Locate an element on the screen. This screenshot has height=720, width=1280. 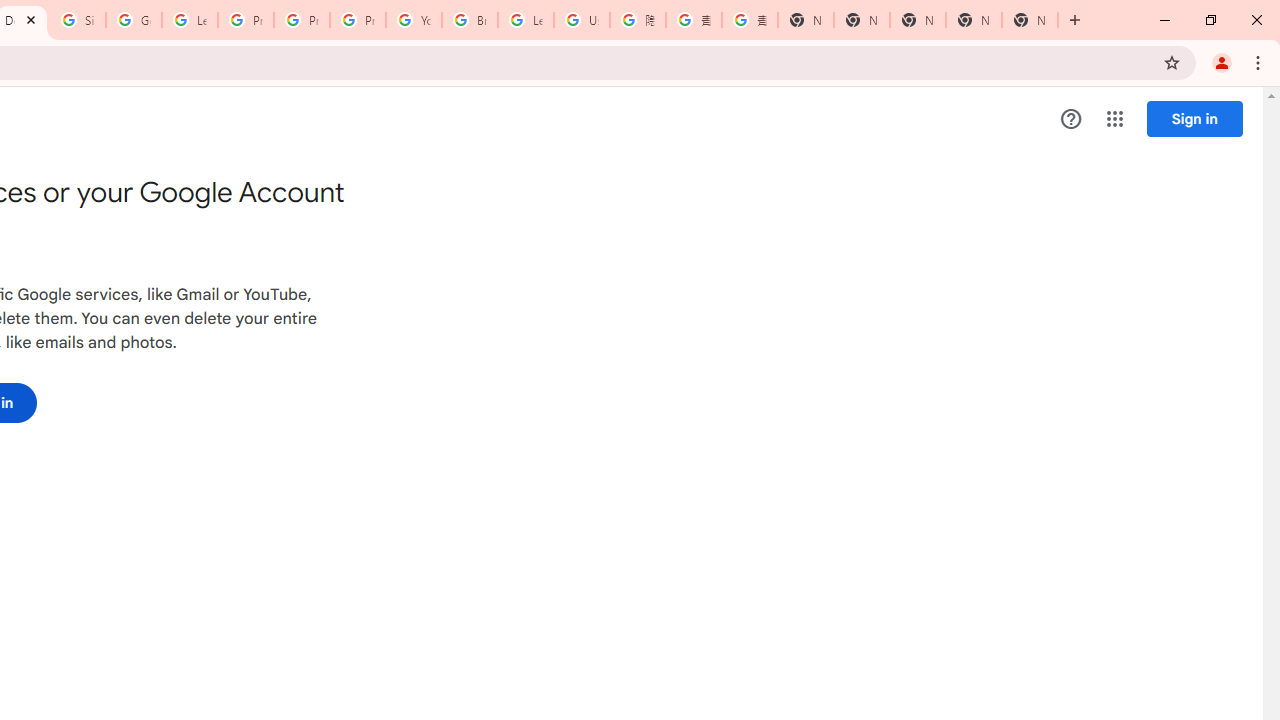
'Browse Chrome as a guest - Computer - Google Chrome Help' is located at coordinates (468, 20).